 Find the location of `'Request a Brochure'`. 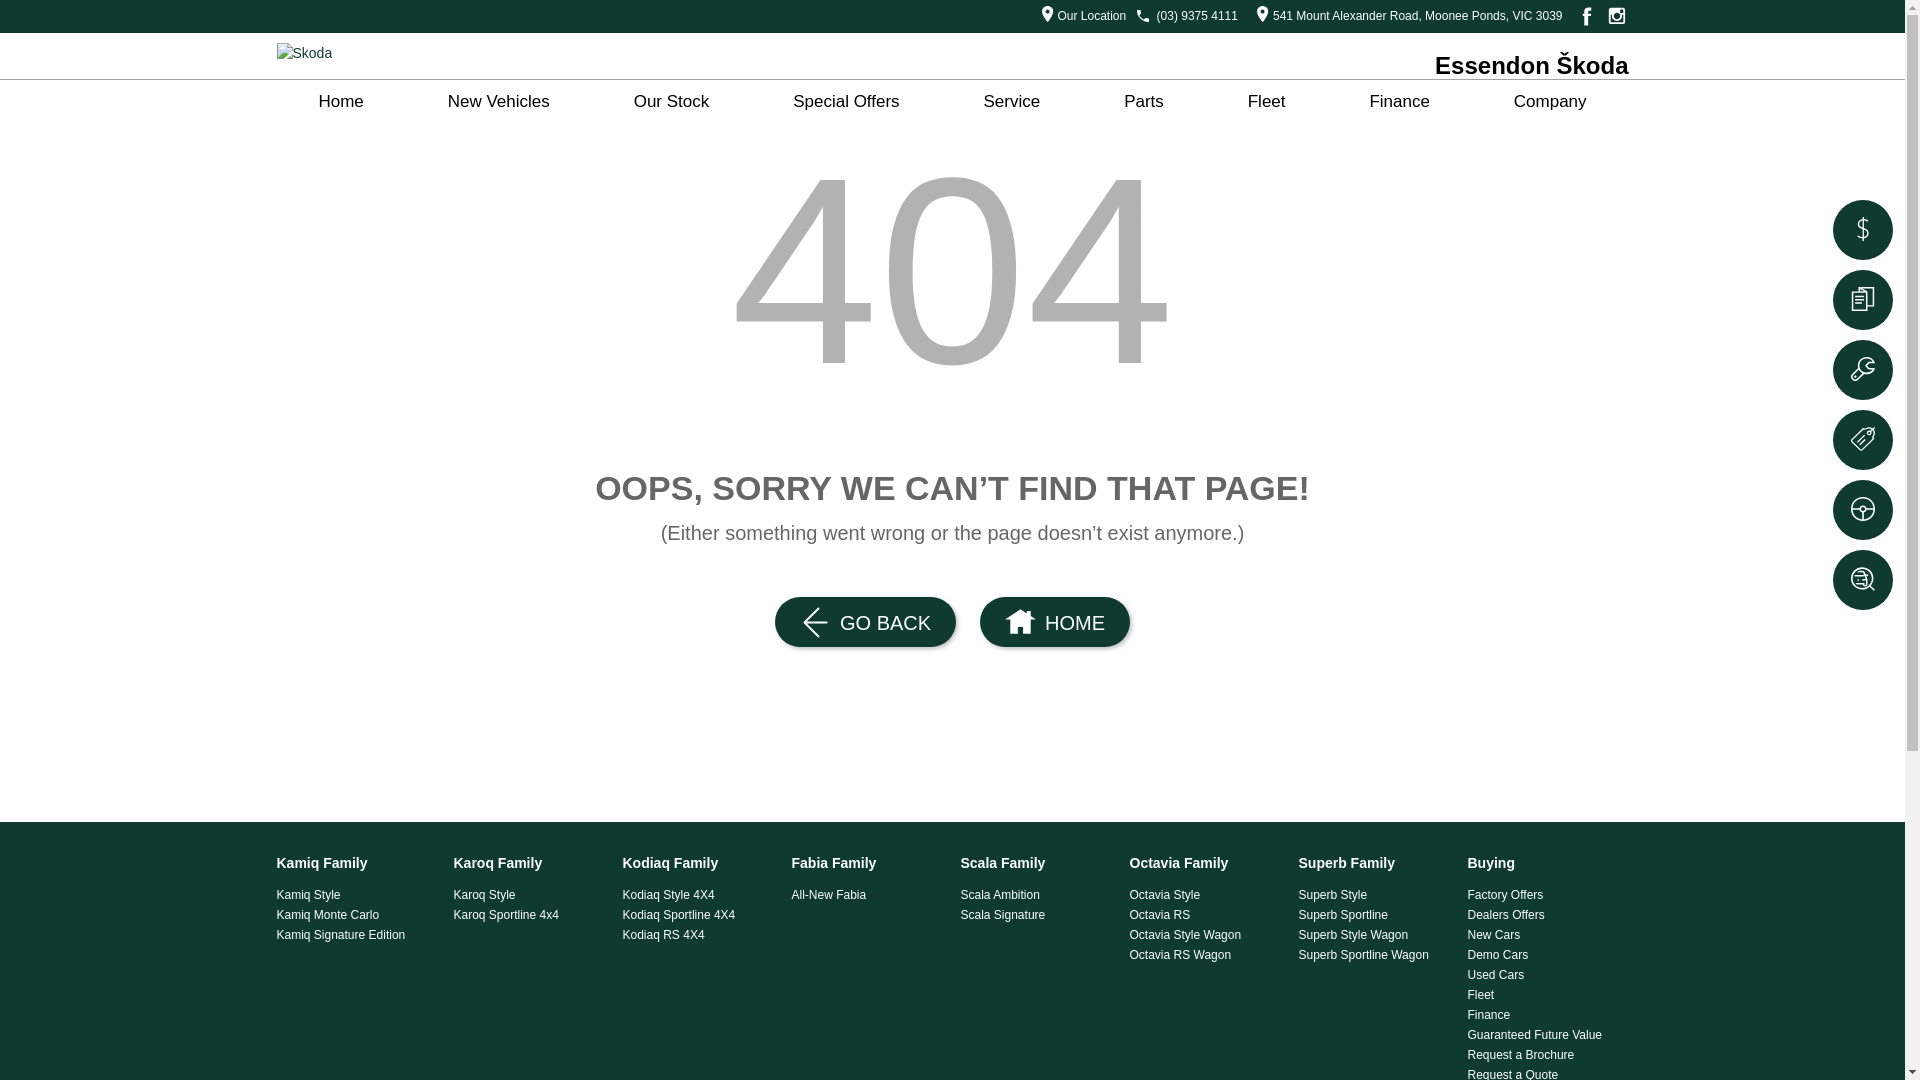

'Request a Brochure' is located at coordinates (1543, 1054).